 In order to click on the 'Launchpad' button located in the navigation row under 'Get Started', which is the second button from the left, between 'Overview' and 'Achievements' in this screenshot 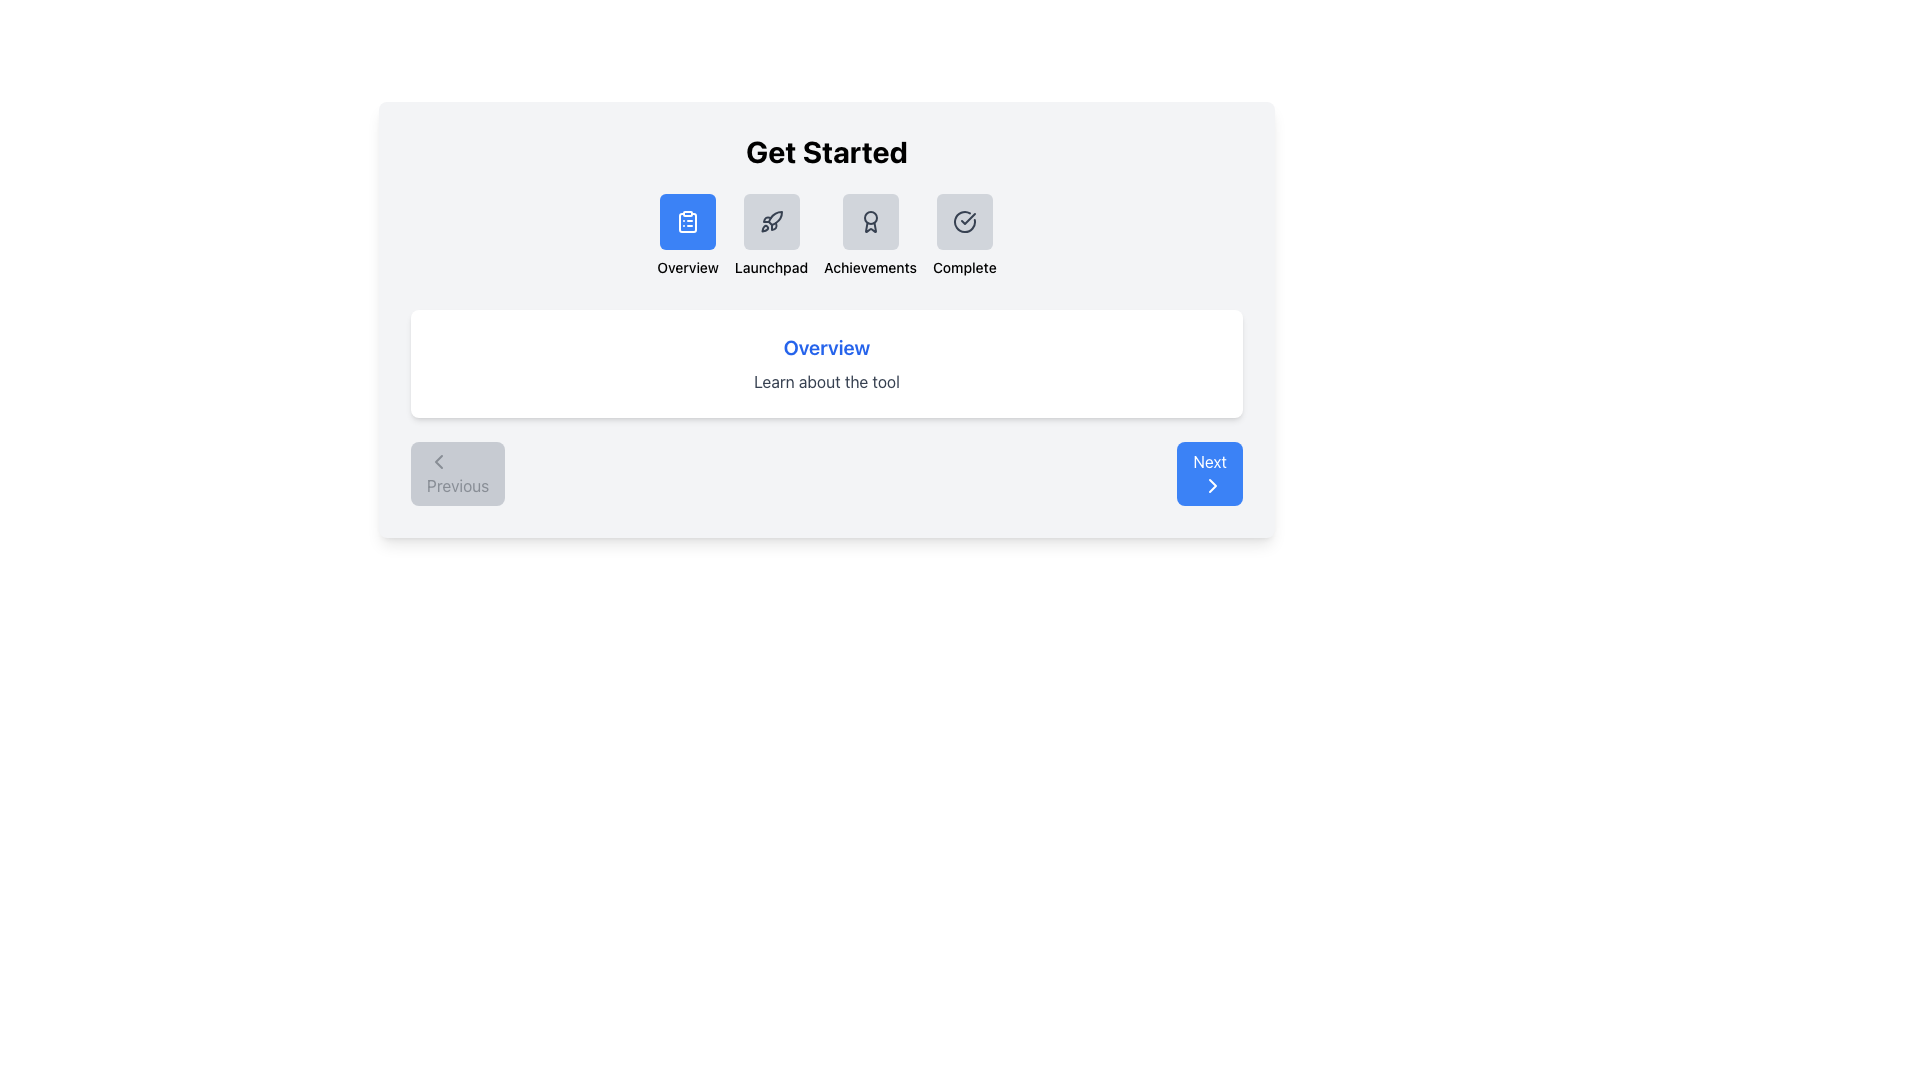, I will do `click(770, 222)`.